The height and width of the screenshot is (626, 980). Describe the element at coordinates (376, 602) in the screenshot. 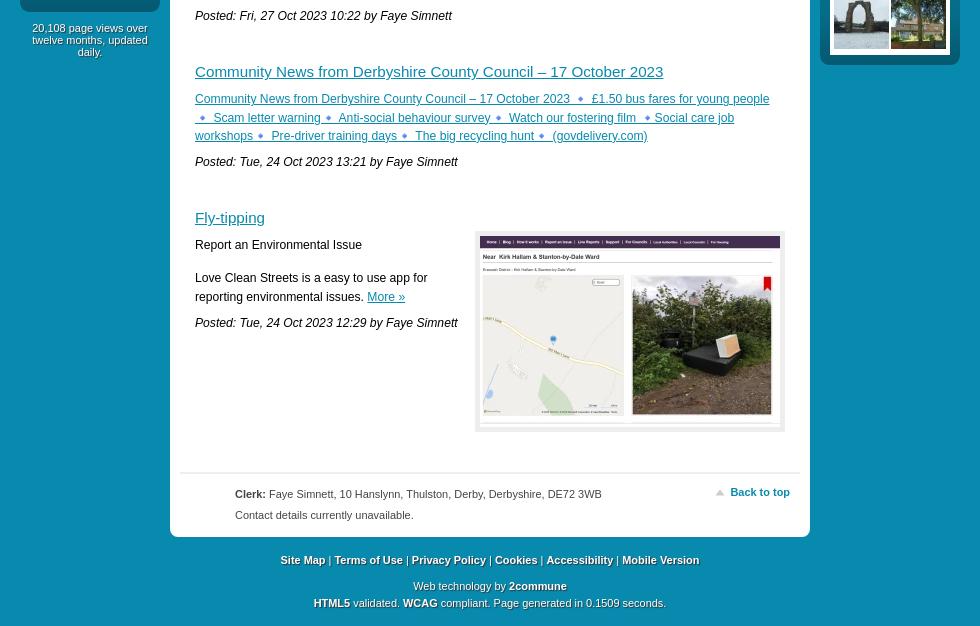

I see `'validated.'` at that location.